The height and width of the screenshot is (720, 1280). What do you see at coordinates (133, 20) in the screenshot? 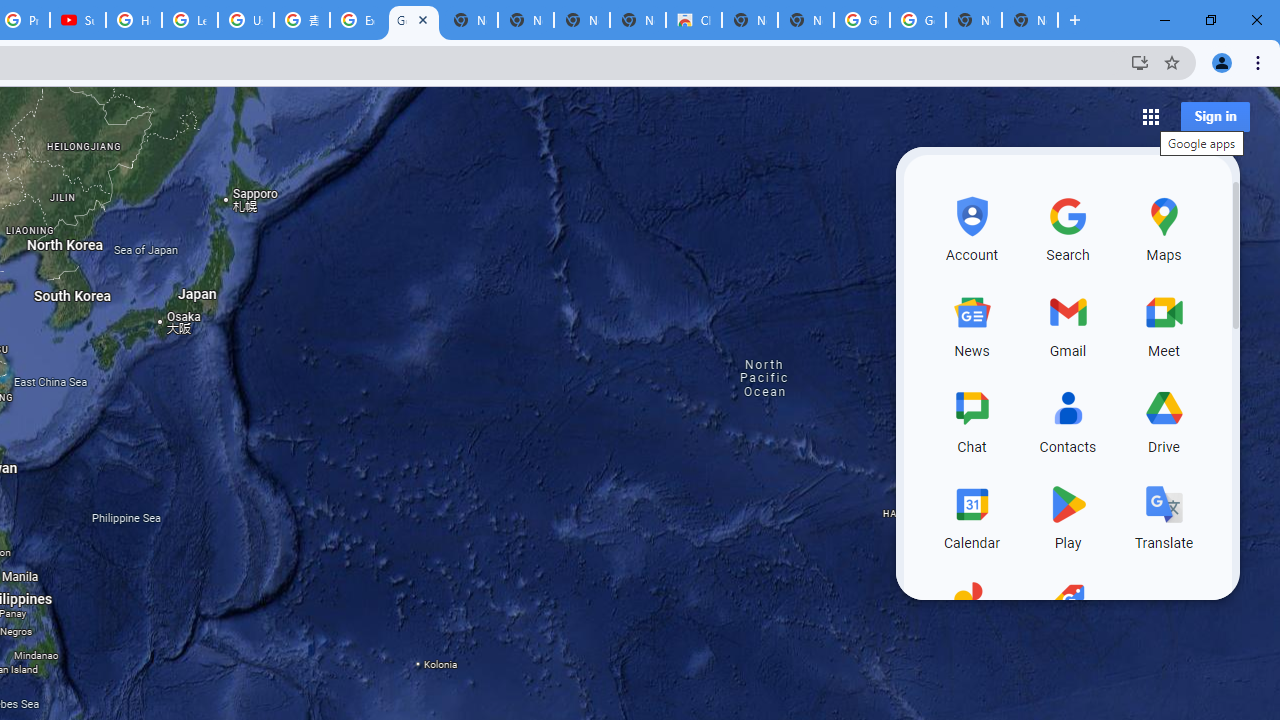
I see `'How Chrome protects your passwords - Google Chrome Help'` at bounding box center [133, 20].